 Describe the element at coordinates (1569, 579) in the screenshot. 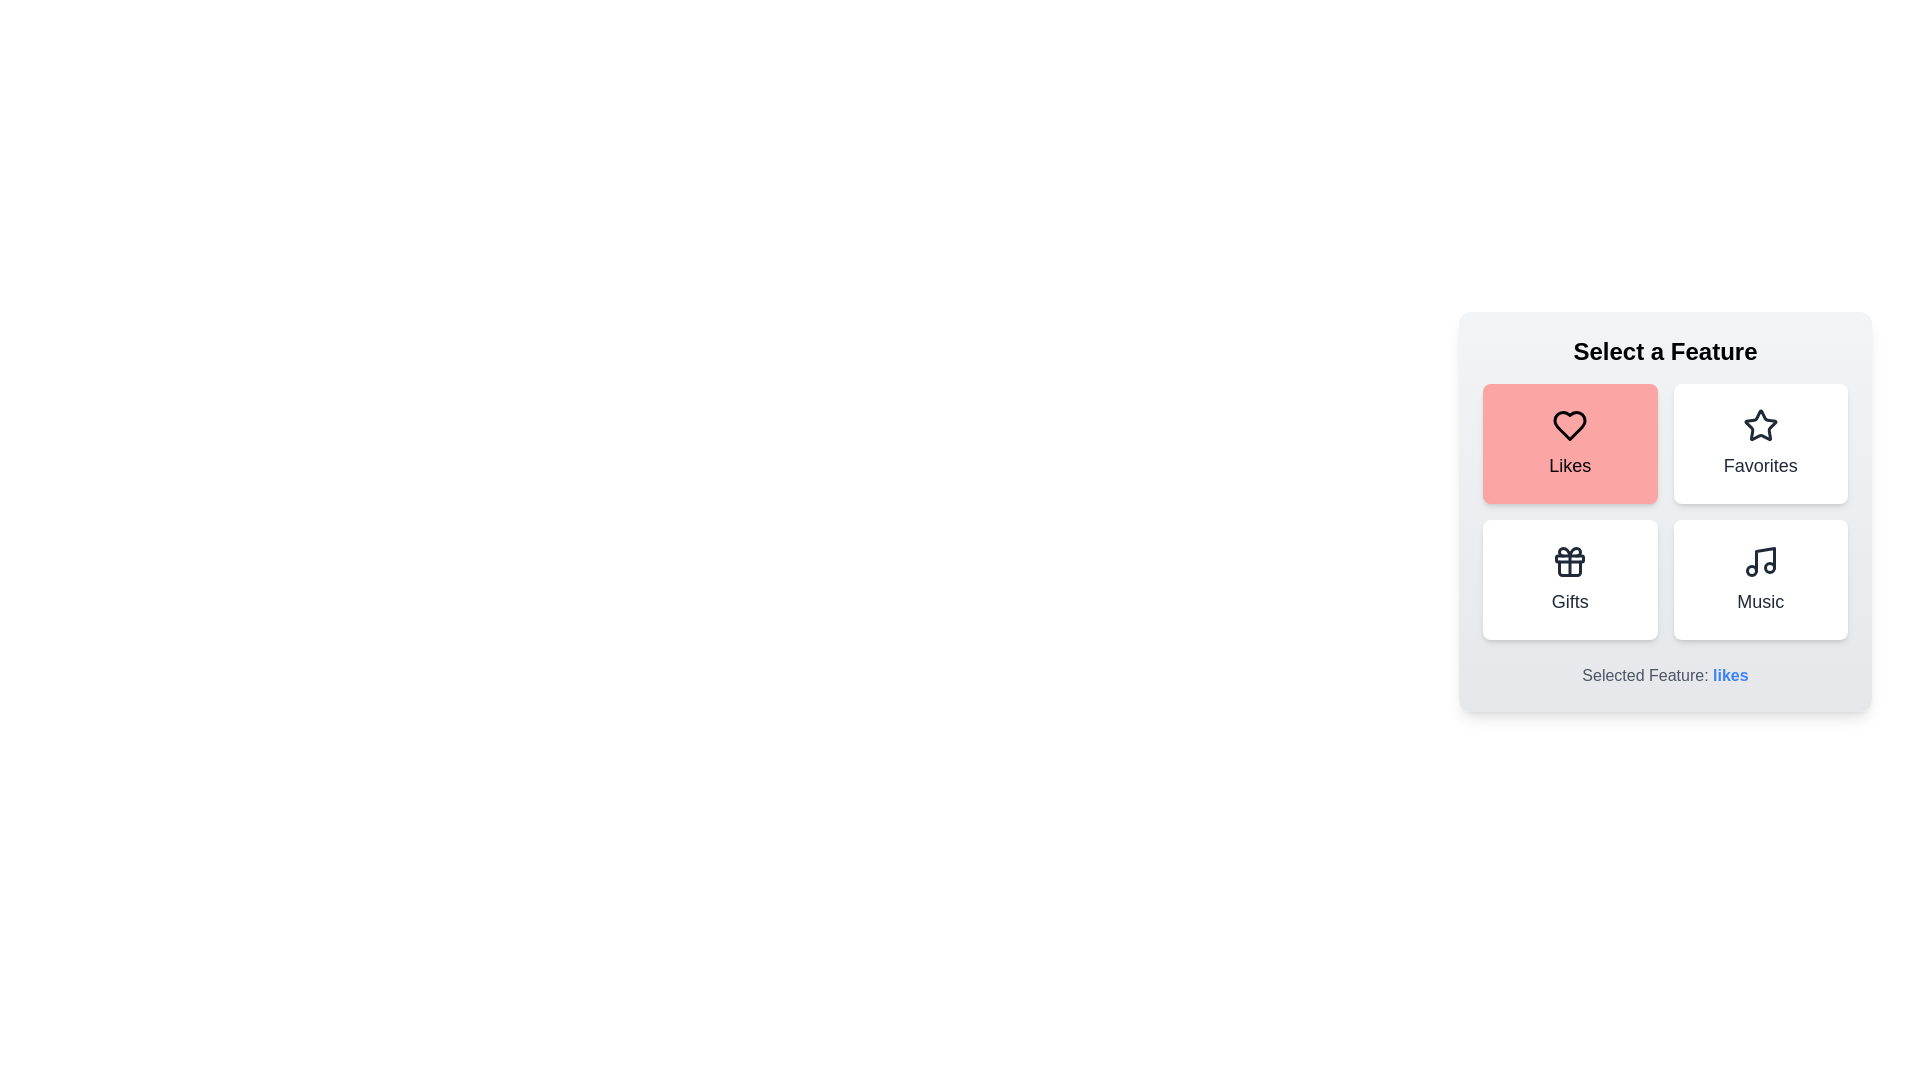

I see `the feature button corresponding to Gifts` at that location.